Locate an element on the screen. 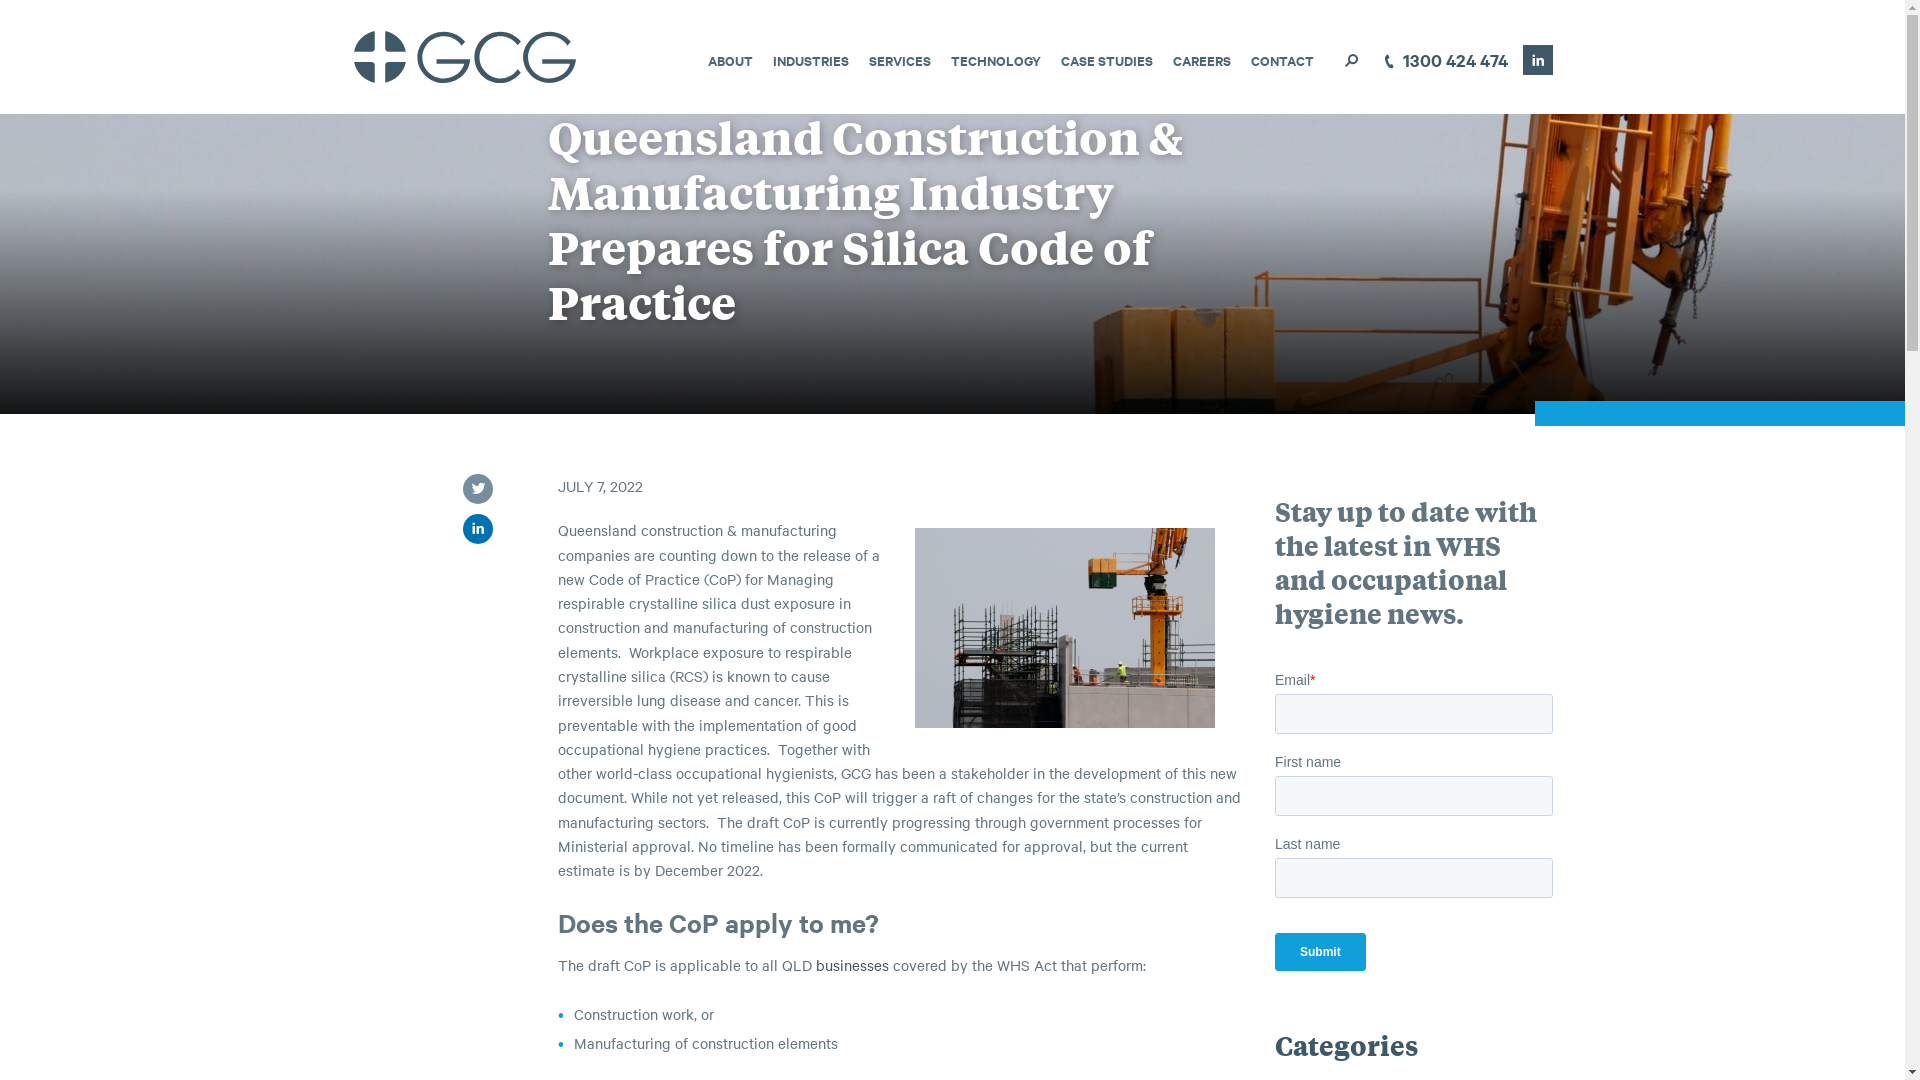 This screenshot has height=1080, width=1920. 'ABOUT' is located at coordinates (729, 59).